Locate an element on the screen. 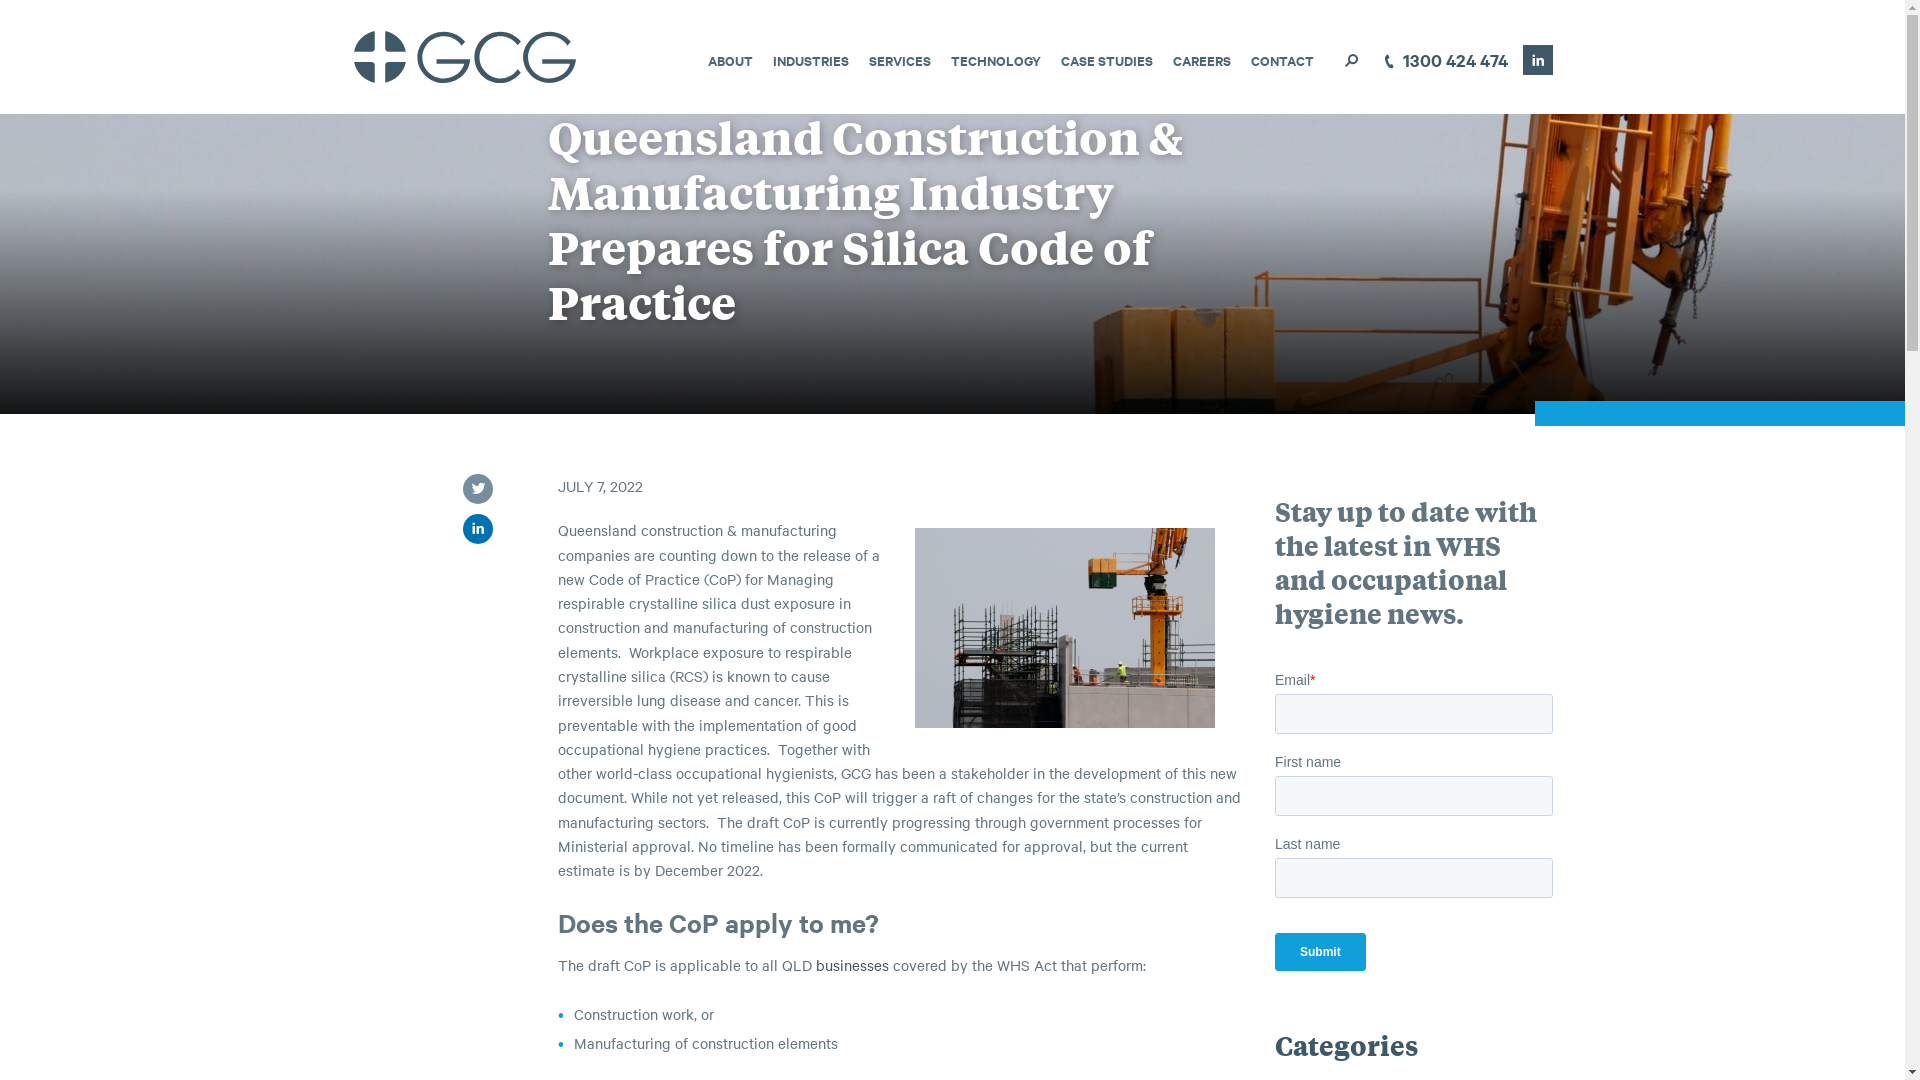 This screenshot has height=1080, width=1920. 'ABOUT' is located at coordinates (729, 59).